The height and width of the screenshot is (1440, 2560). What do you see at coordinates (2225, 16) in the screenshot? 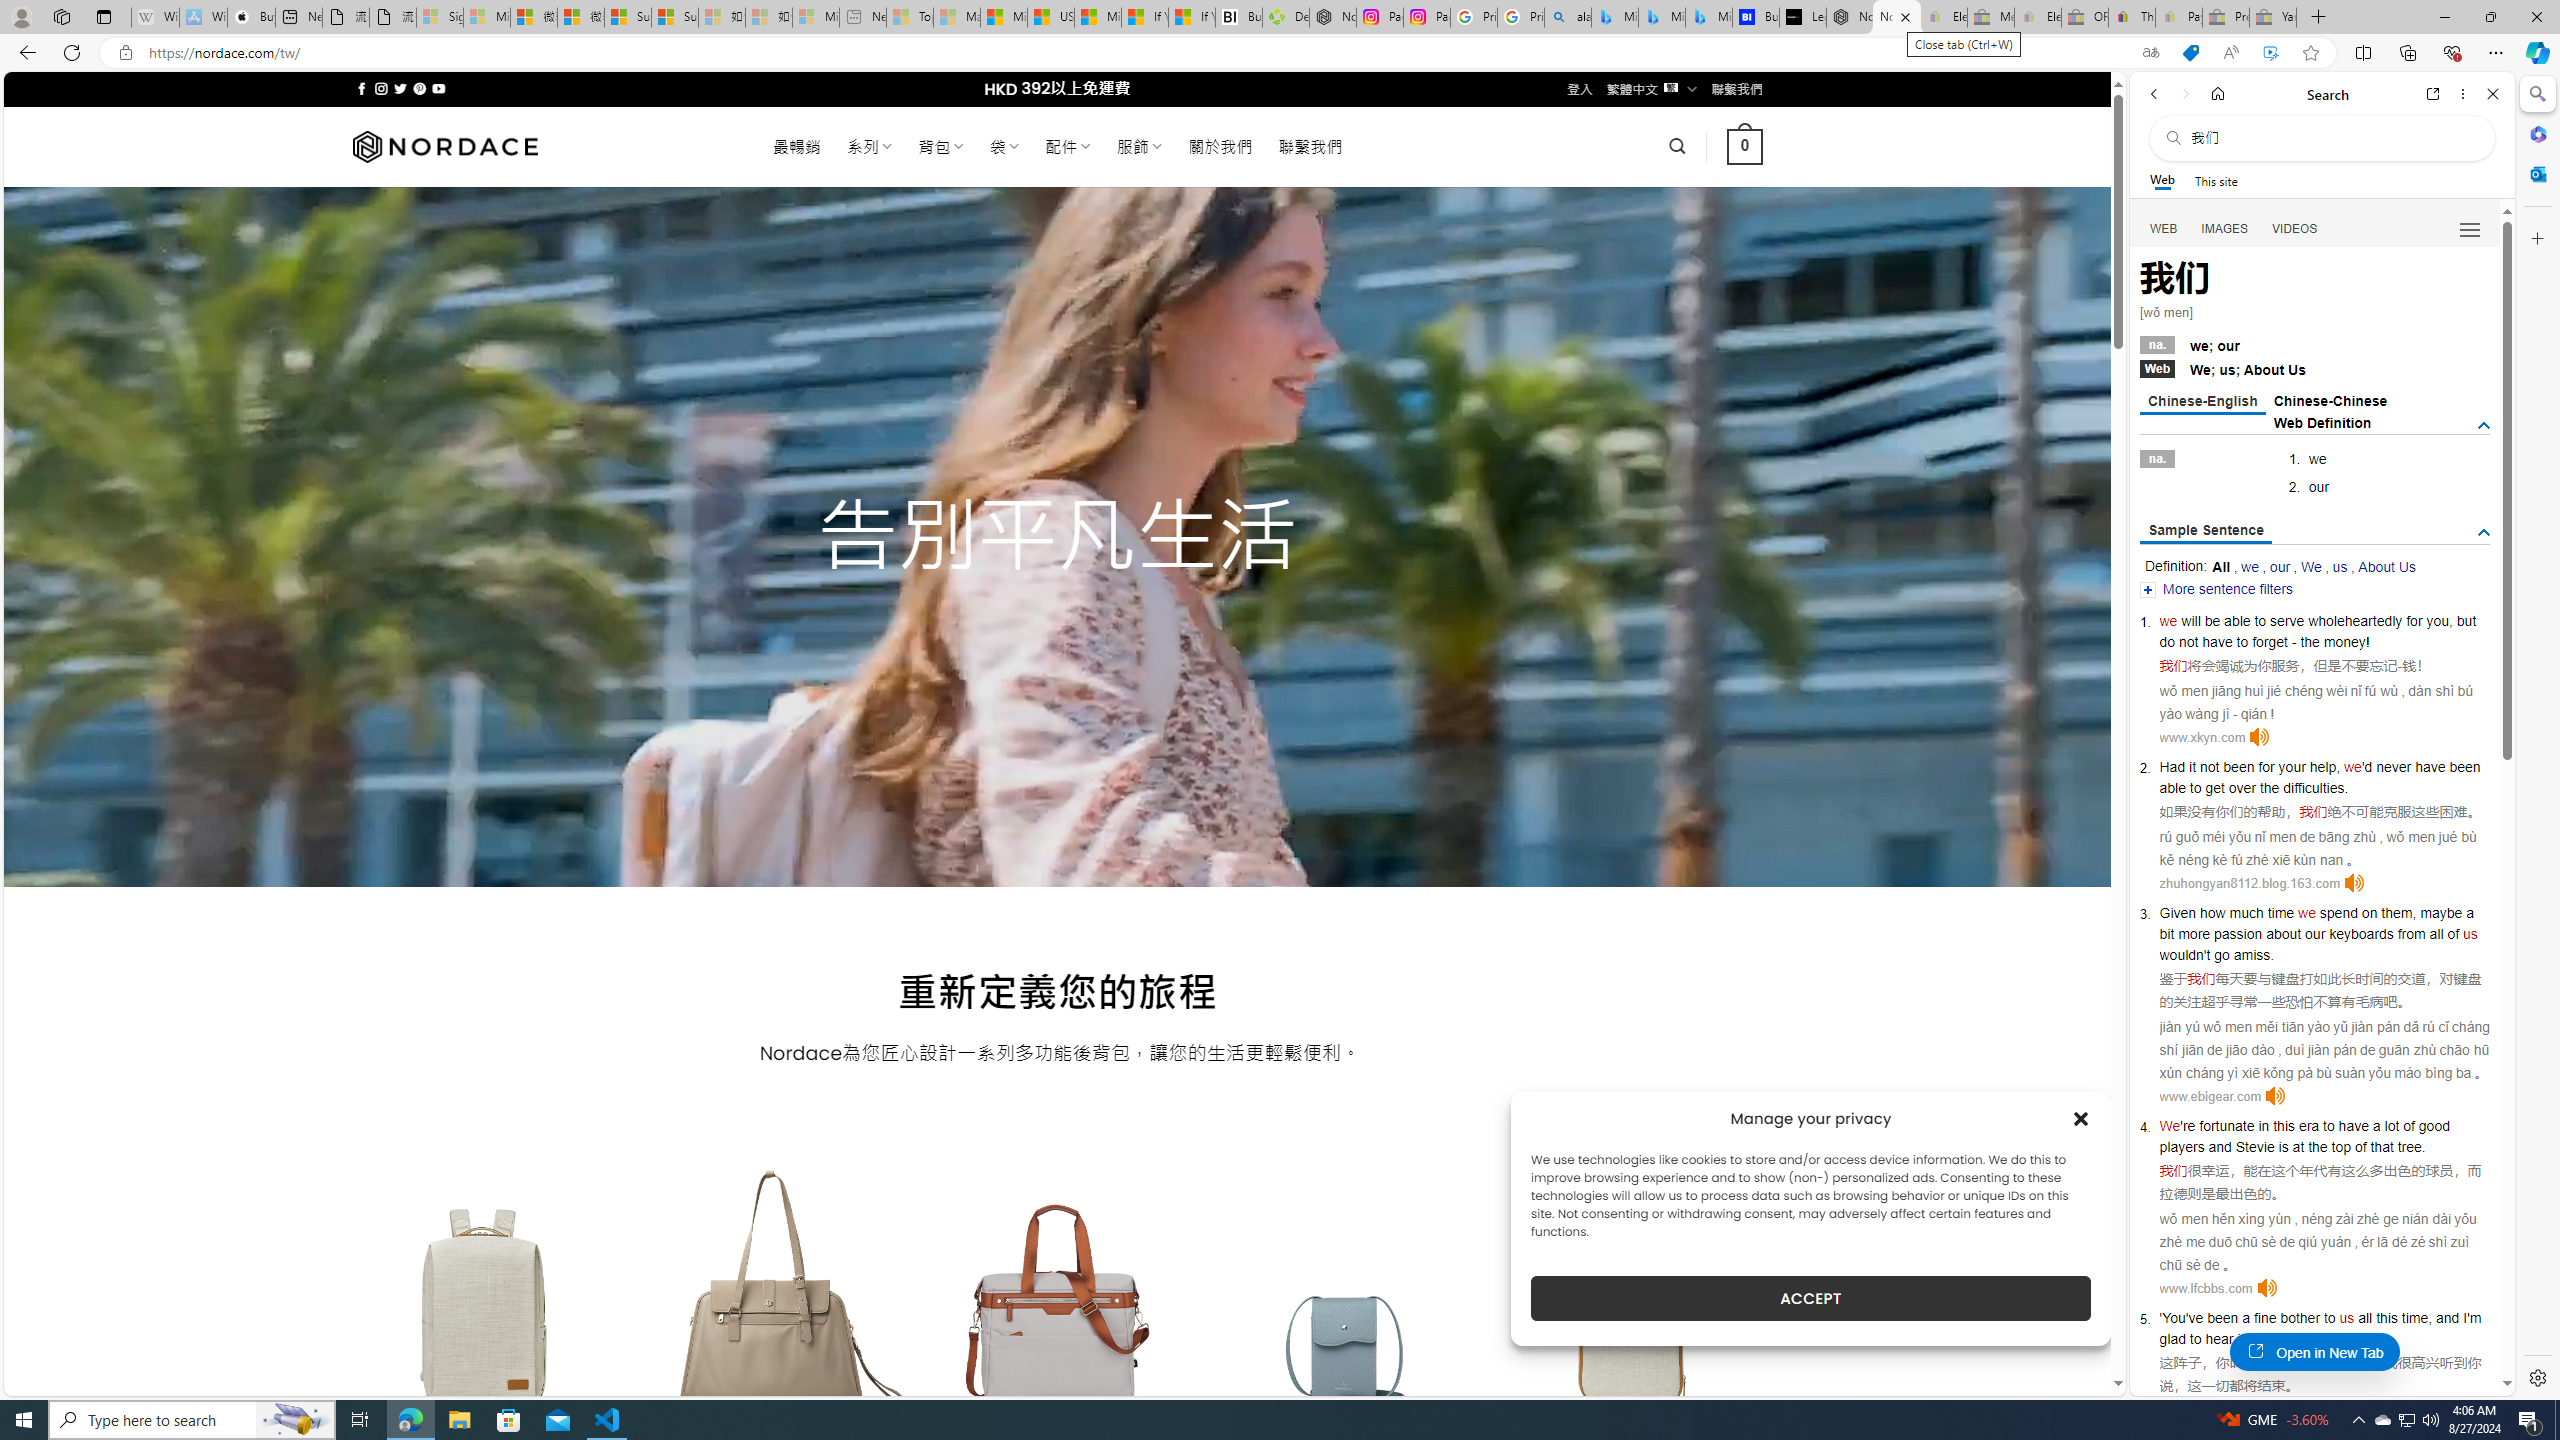
I see `'Press Room - eBay Inc. - Sleeping'` at bounding box center [2225, 16].